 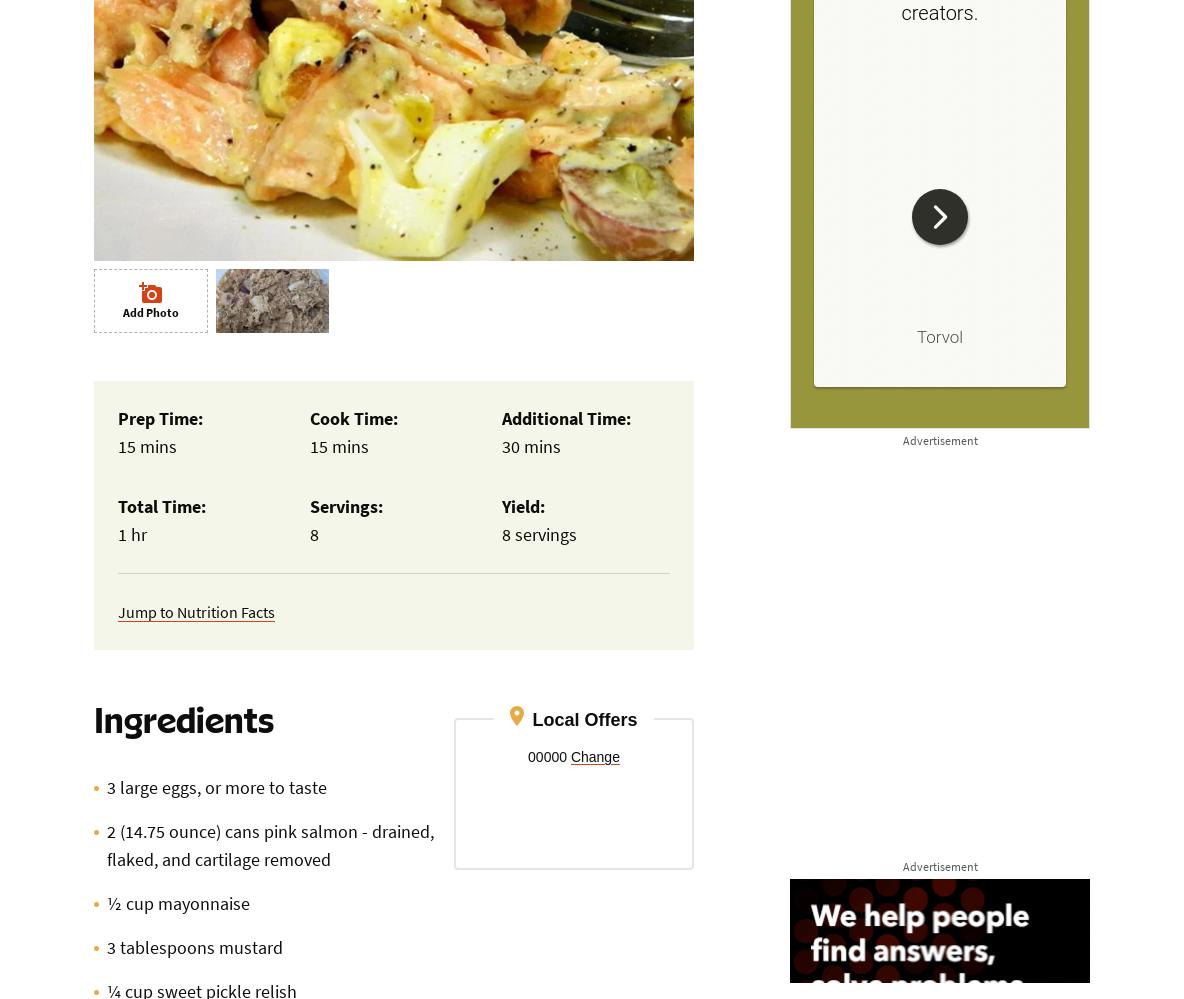 I want to click on 'Add Photo', so click(x=149, y=311).